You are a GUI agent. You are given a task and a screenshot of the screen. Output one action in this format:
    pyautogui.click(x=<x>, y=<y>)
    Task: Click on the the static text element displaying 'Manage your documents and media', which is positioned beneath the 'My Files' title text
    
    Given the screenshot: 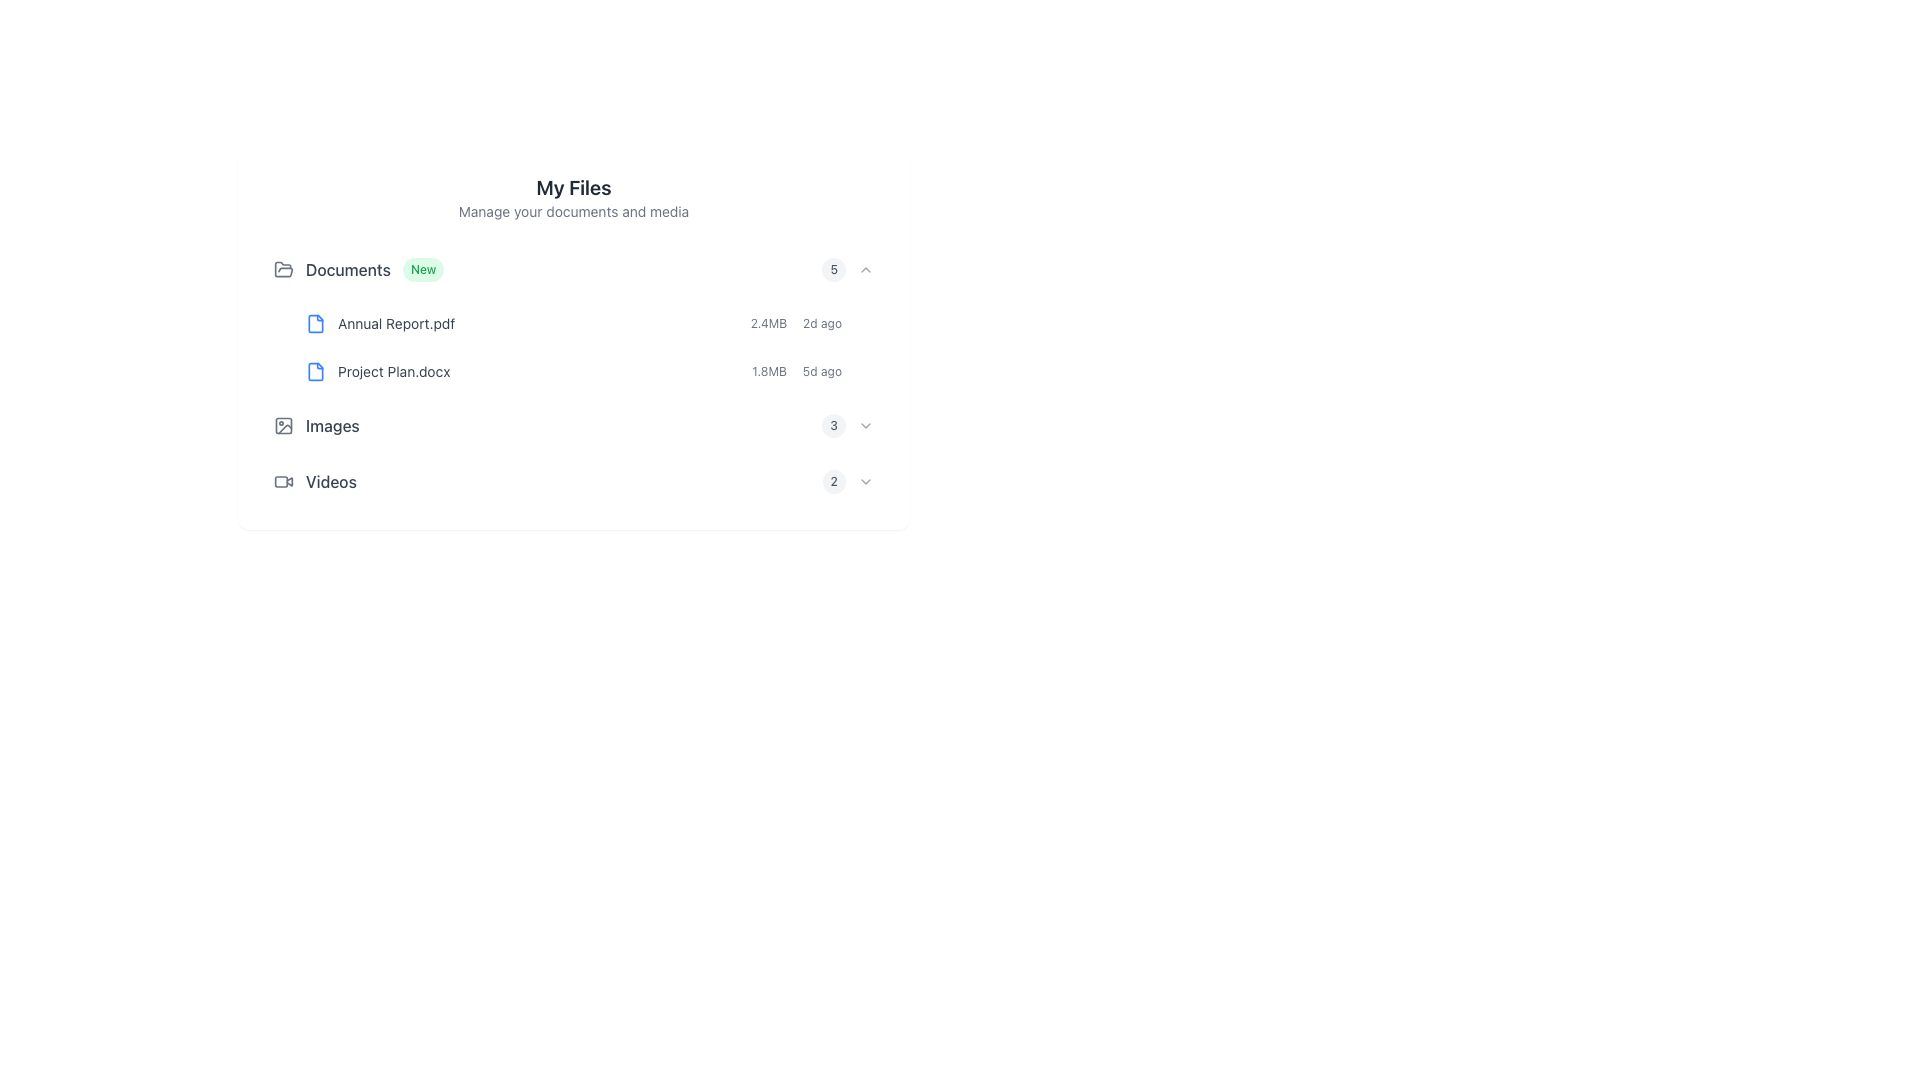 What is the action you would take?
    pyautogui.click(x=573, y=212)
    